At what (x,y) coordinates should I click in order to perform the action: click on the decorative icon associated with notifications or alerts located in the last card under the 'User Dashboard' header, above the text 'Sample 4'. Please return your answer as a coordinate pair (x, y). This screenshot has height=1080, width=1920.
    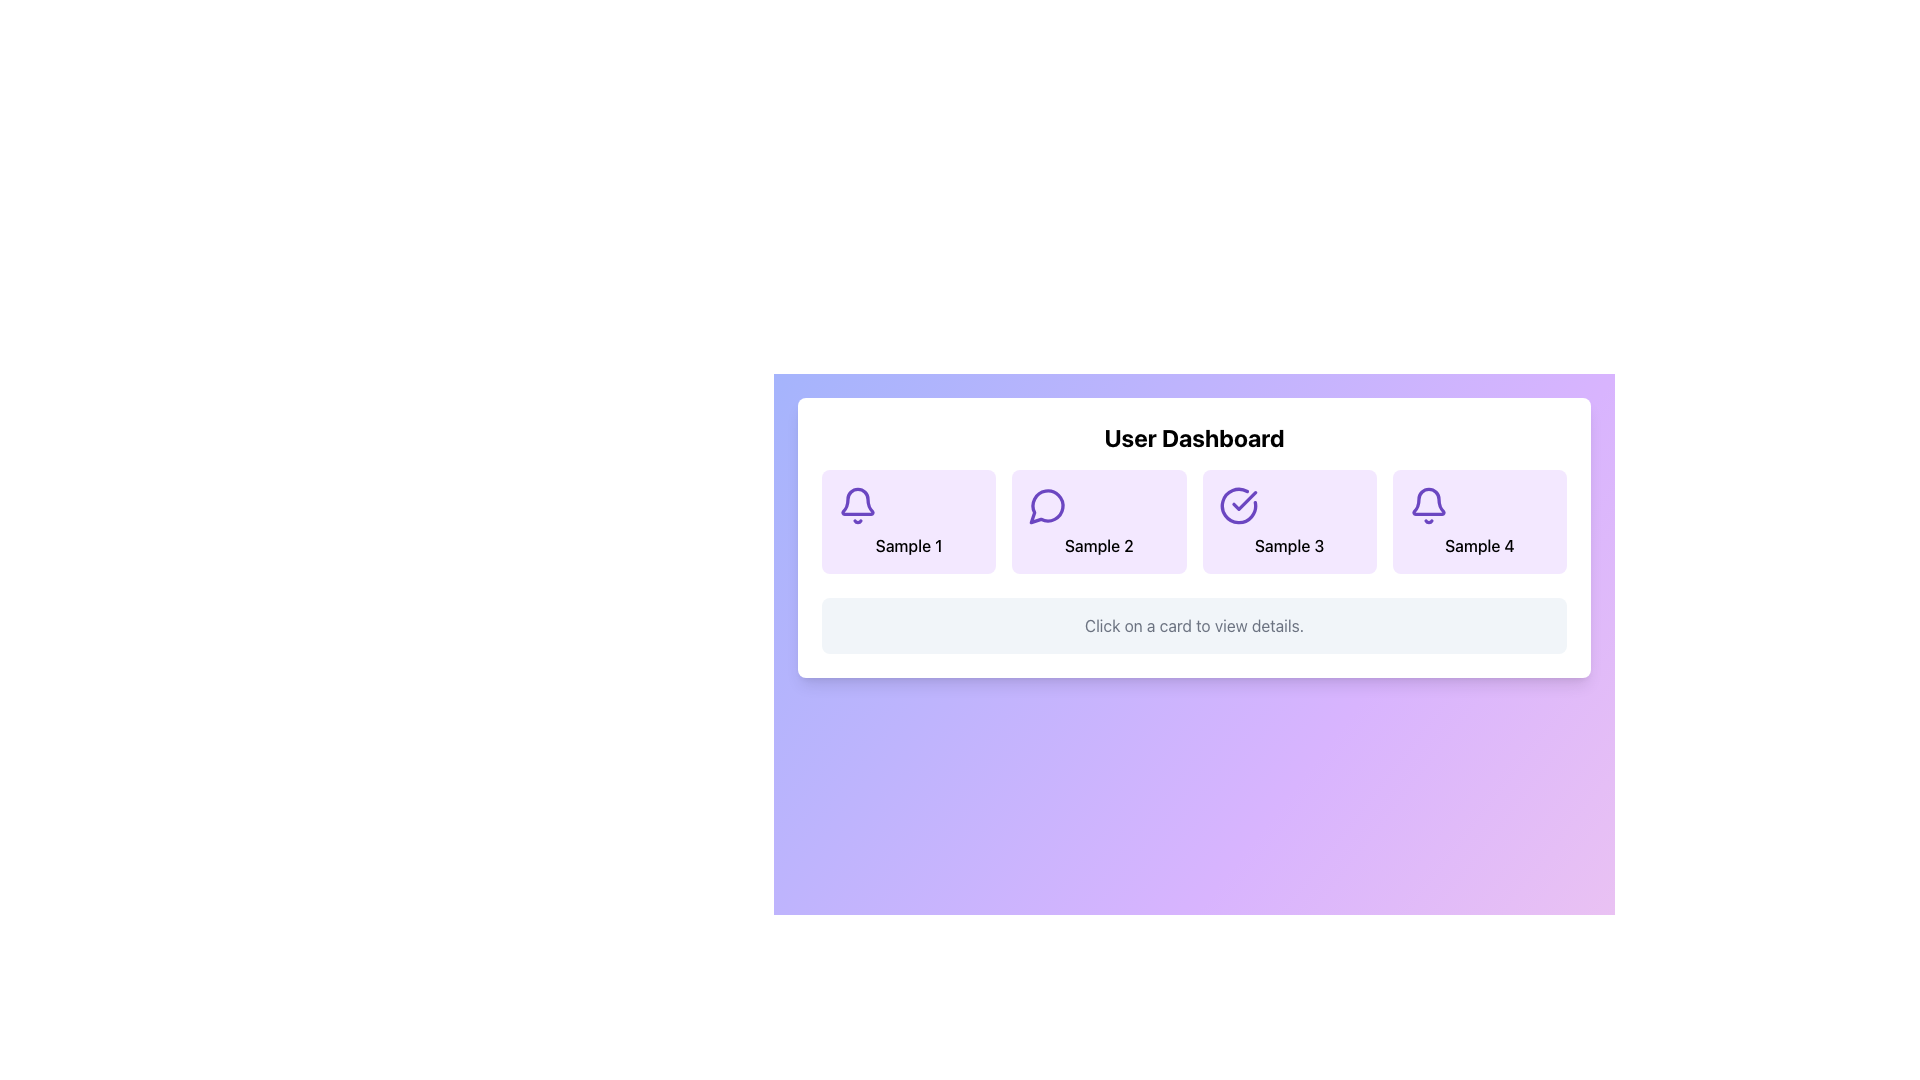
    Looking at the image, I should click on (1427, 504).